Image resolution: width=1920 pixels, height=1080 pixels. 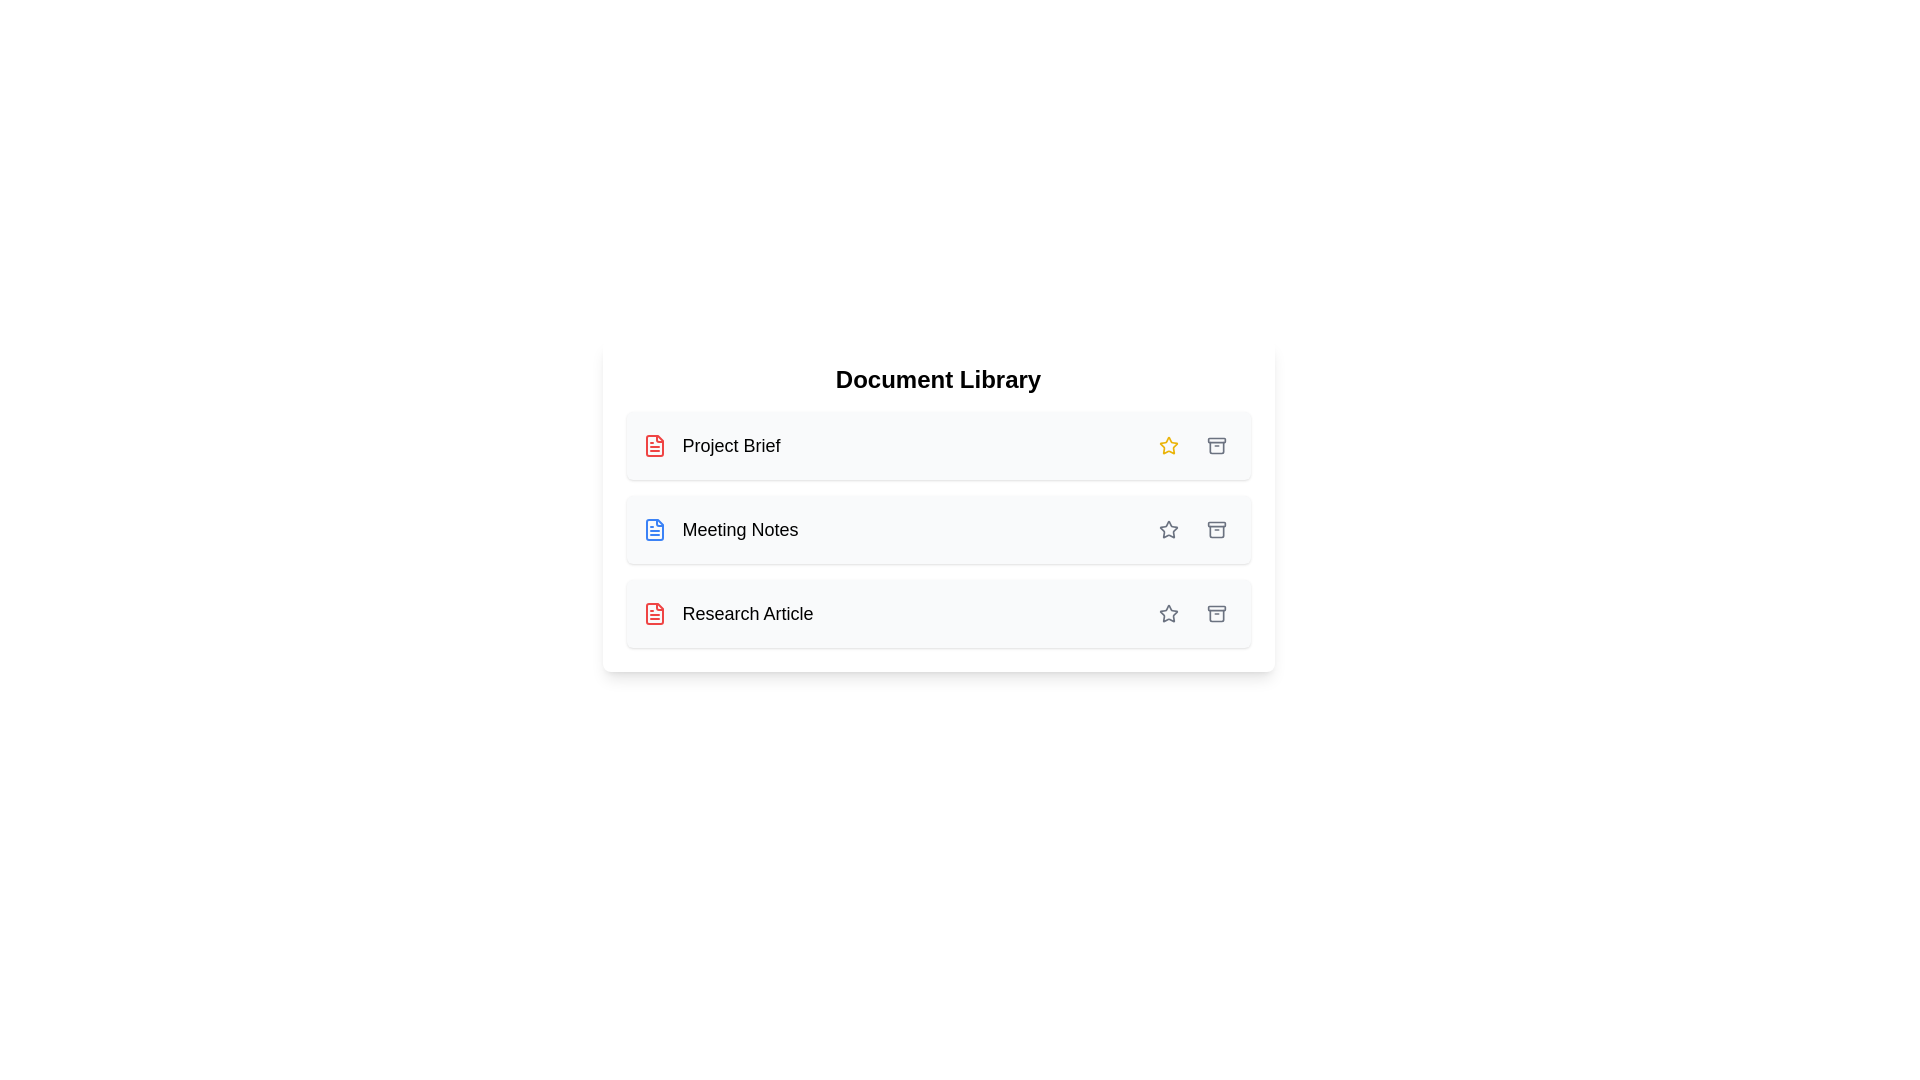 What do you see at coordinates (1215, 612) in the screenshot?
I see `archive button for the document labeled Research Article` at bounding box center [1215, 612].